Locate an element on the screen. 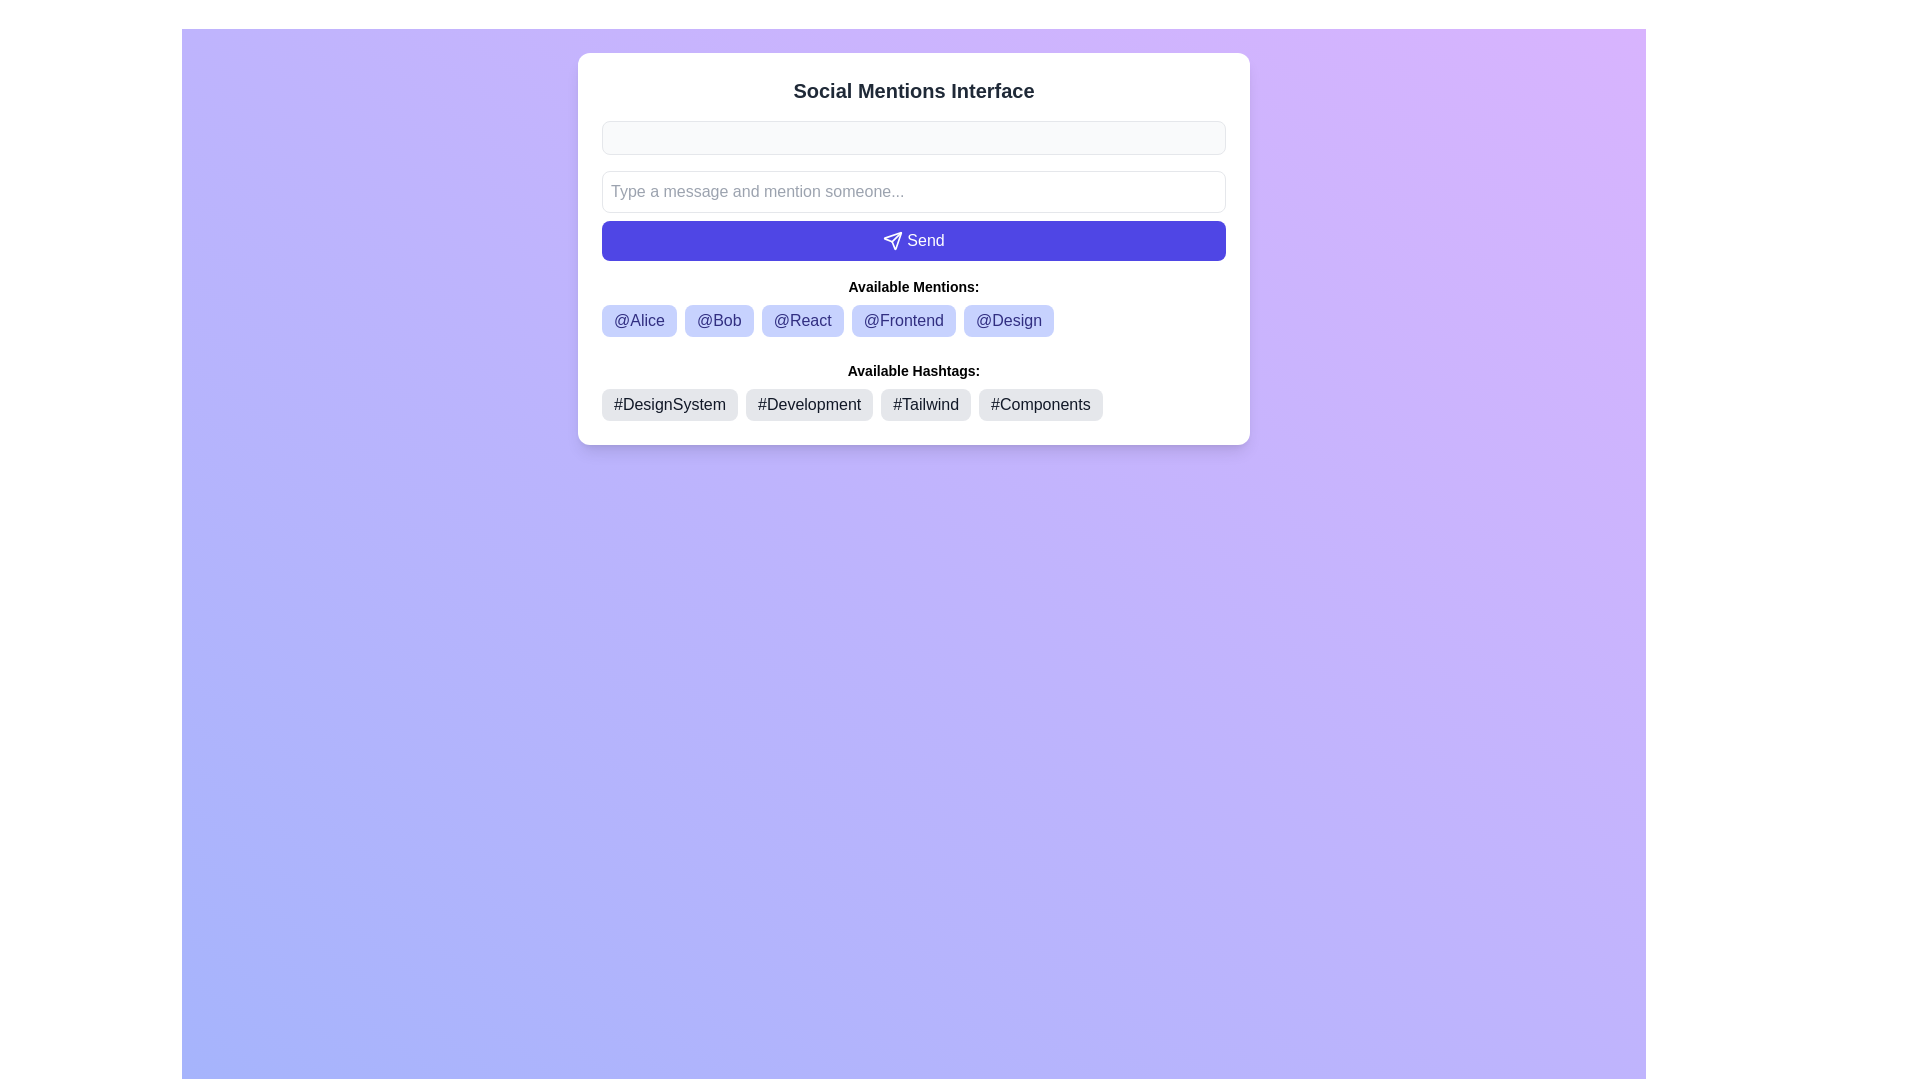 The width and height of the screenshot is (1920, 1080). the 'Send' button which contains the send icon is located at coordinates (891, 238).